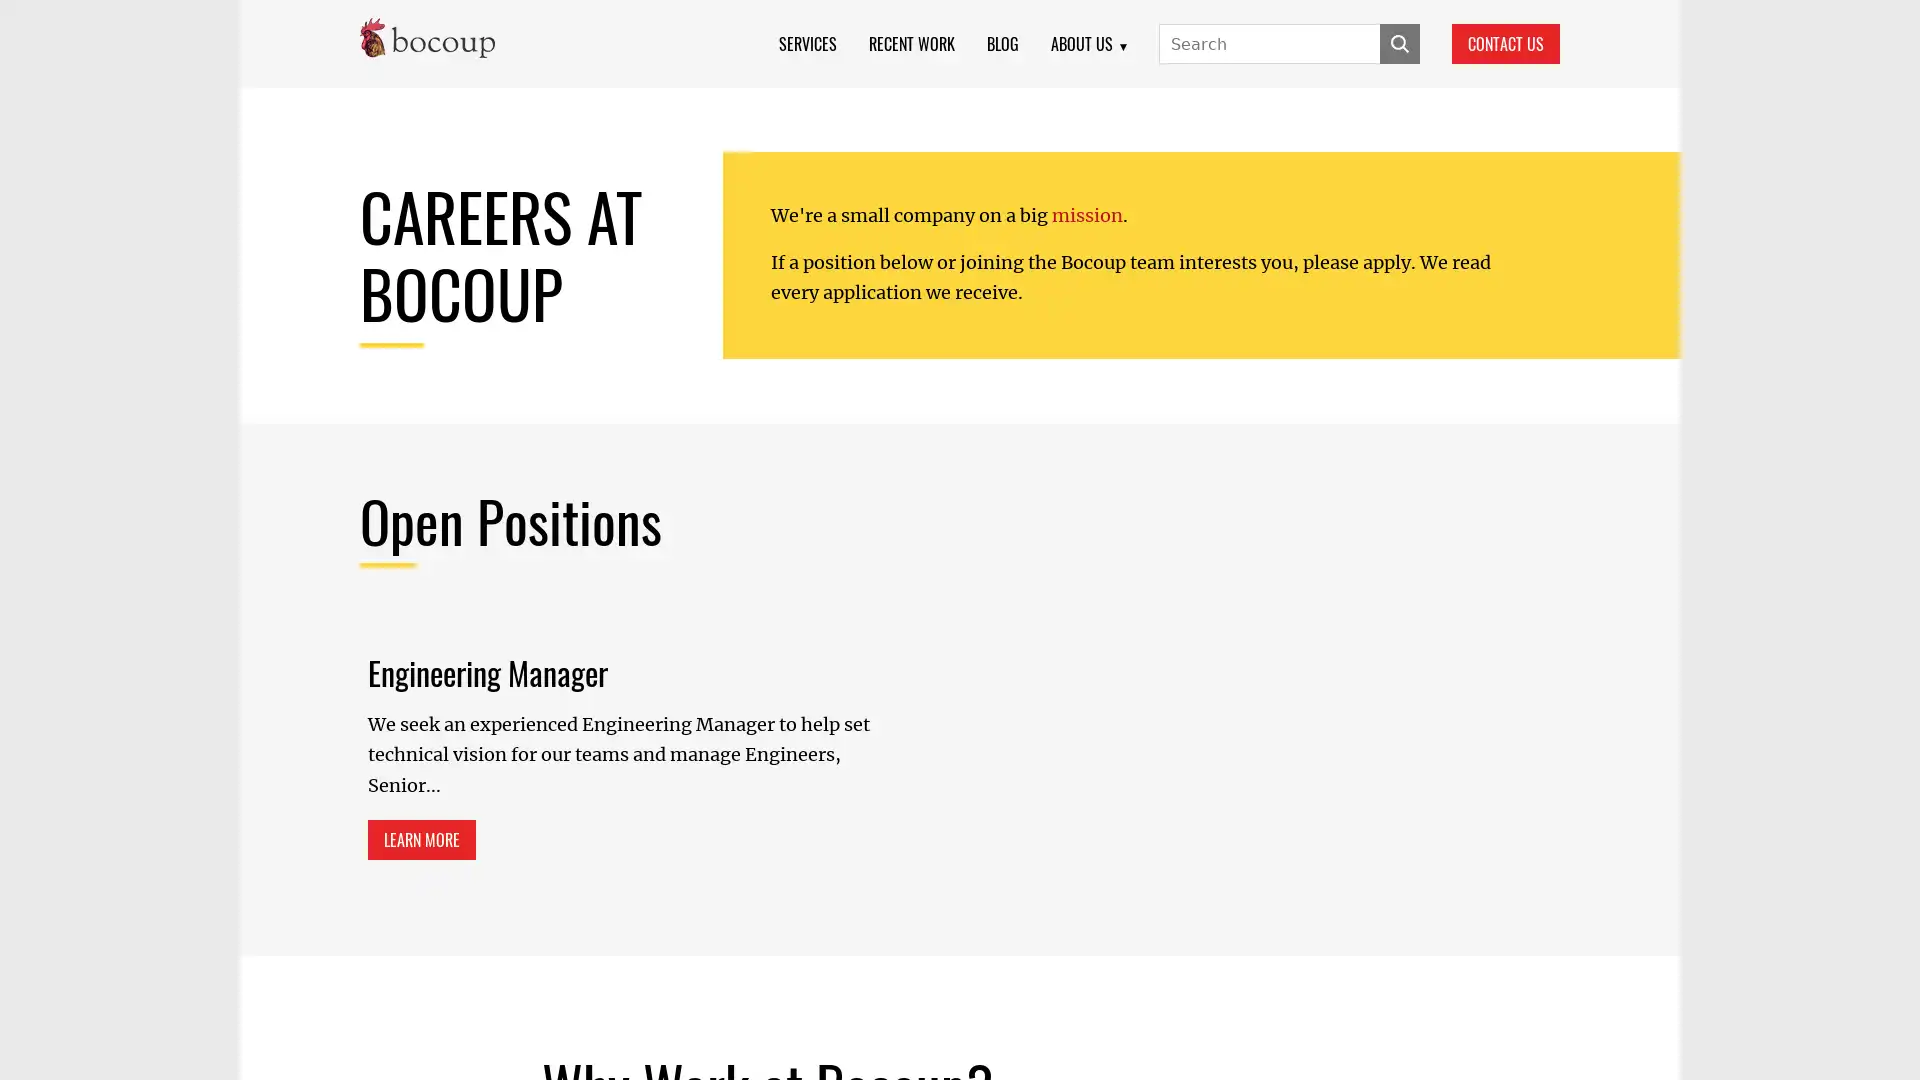 The height and width of the screenshot is (1080, 1920). I want to click on SUBMIT, so click(1399, 43).